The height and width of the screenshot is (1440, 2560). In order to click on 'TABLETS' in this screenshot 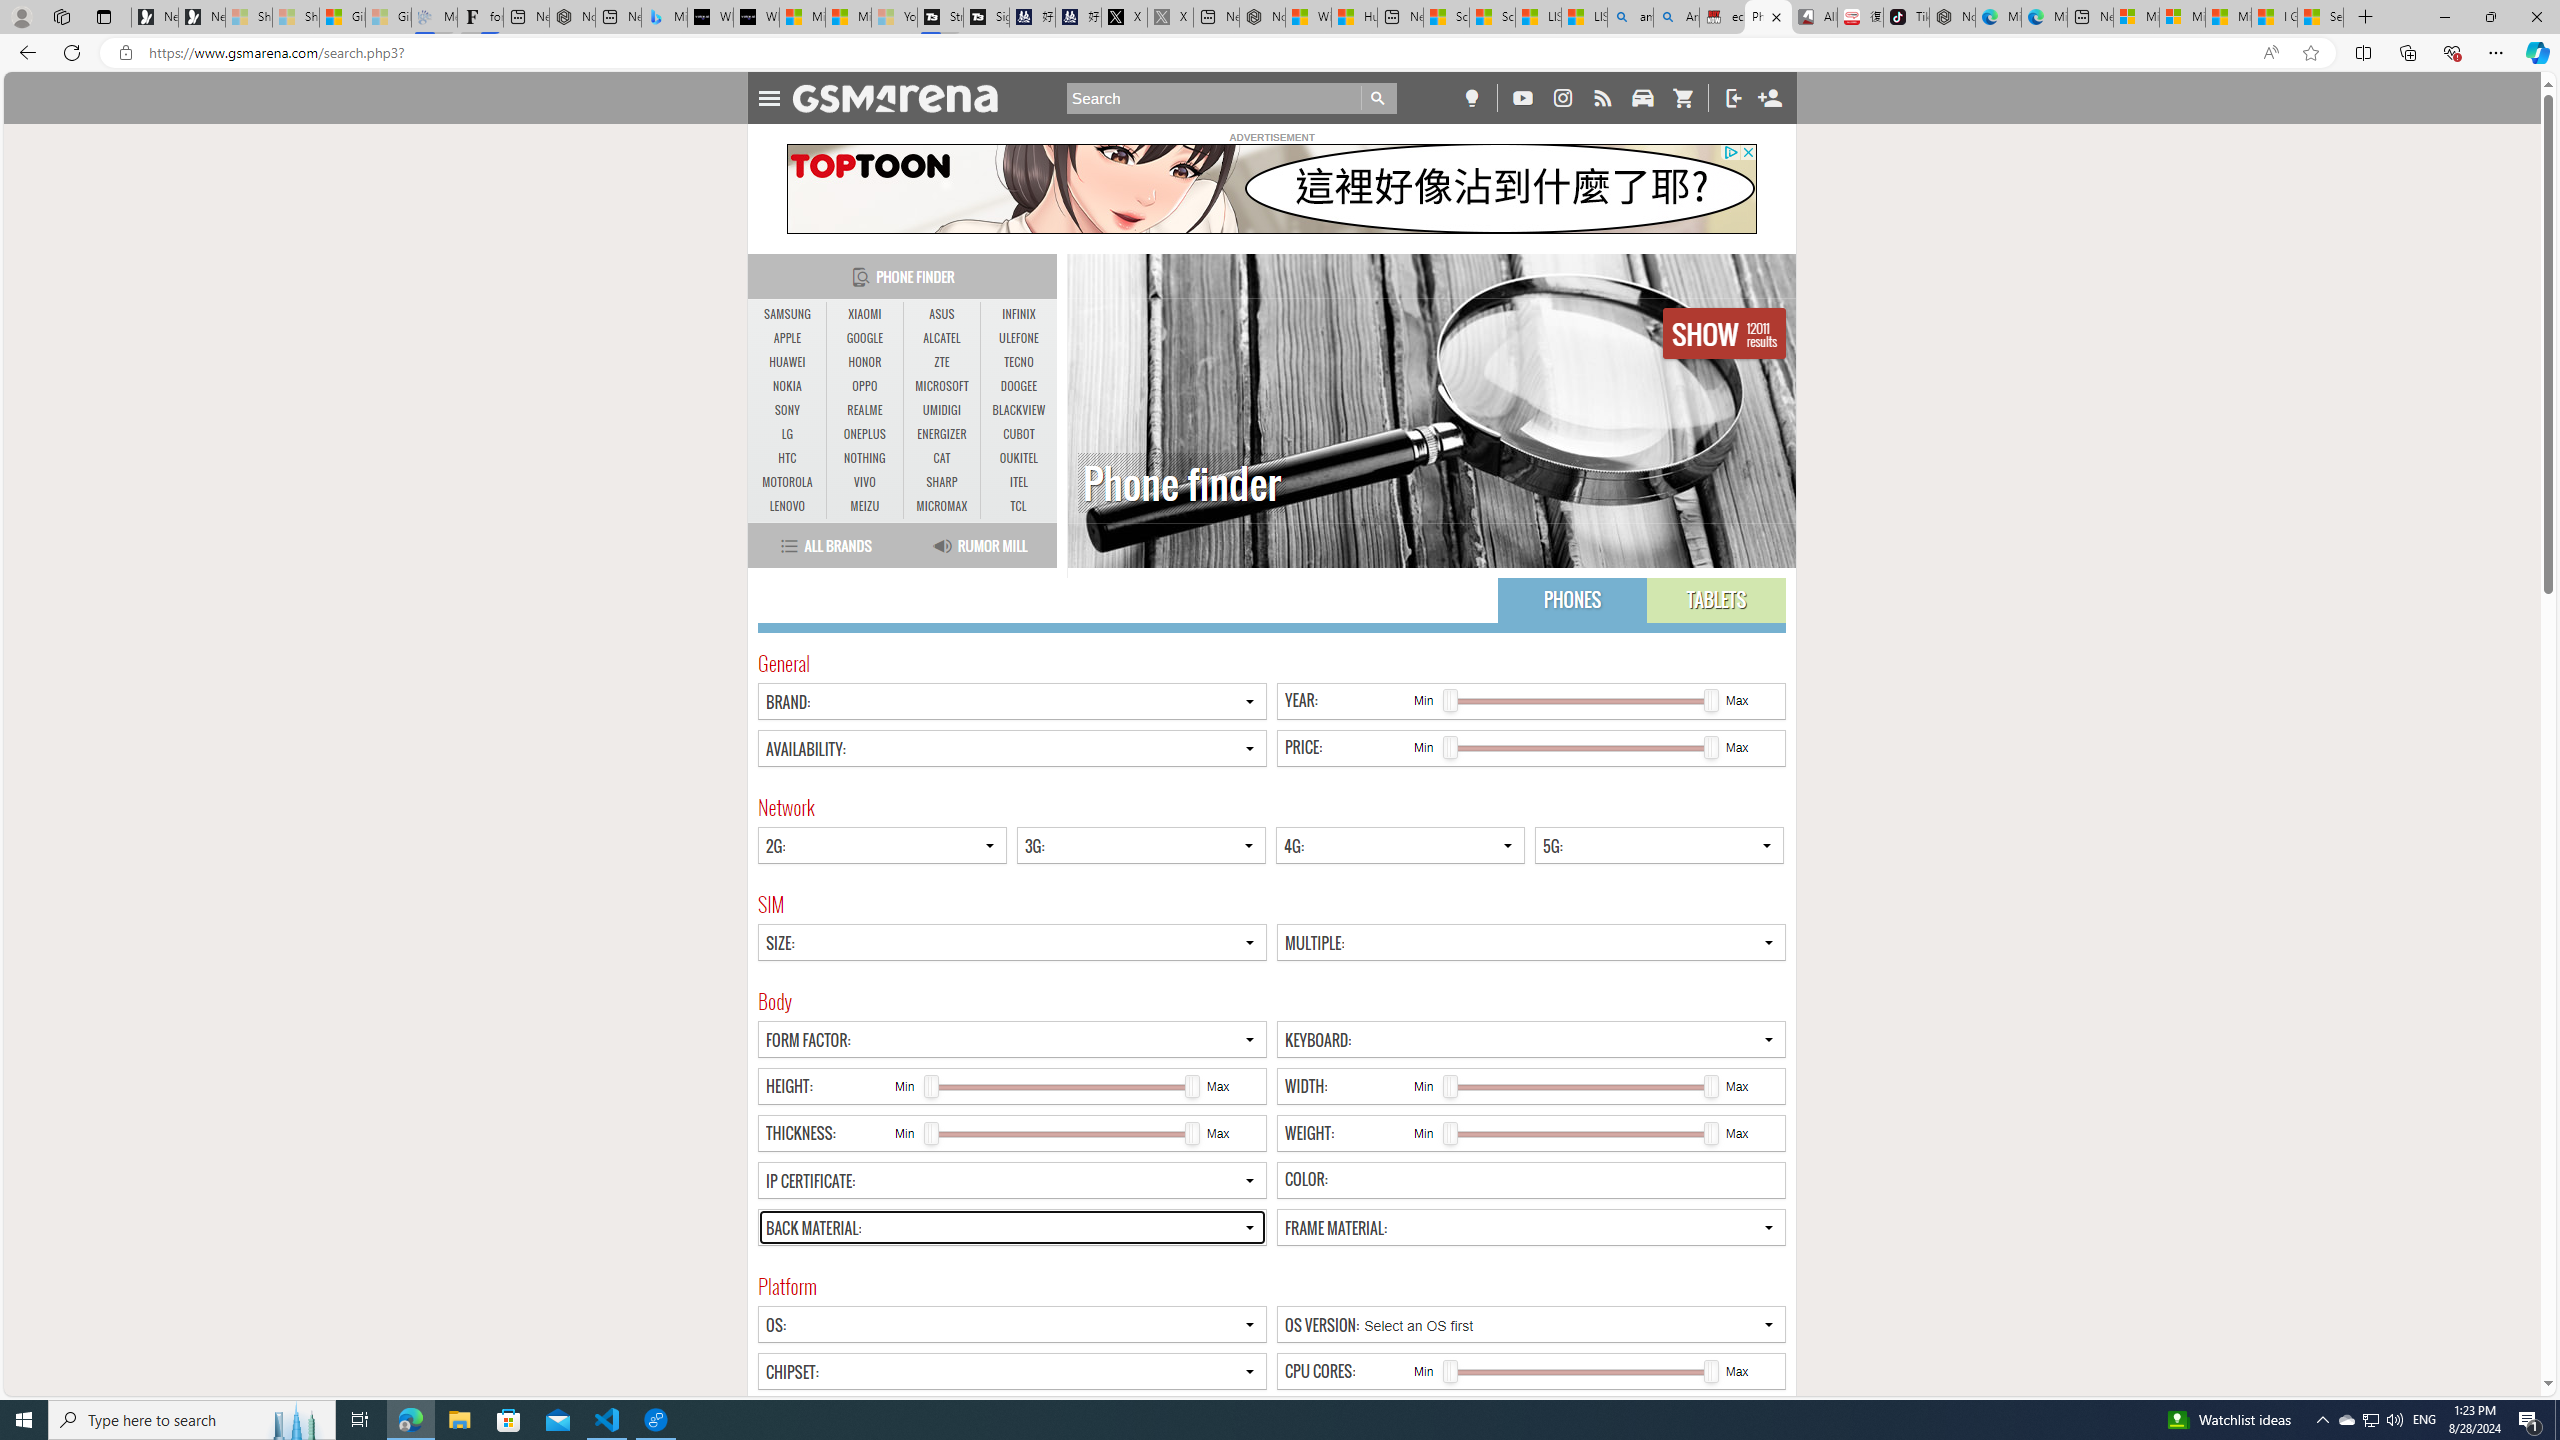, I will do `click(1716, 600)`.